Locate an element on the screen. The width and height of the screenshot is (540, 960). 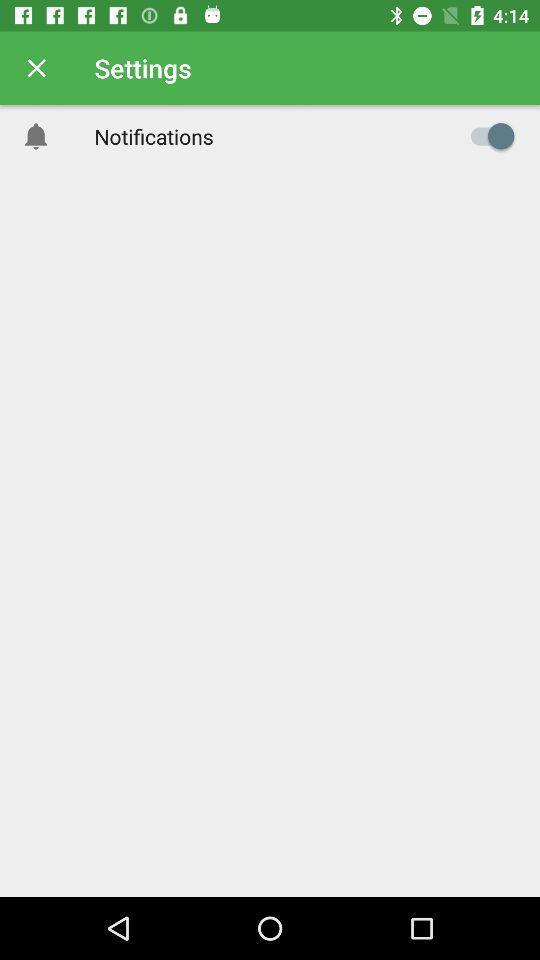
item to the left of settings is located at coordinates (36, 68).